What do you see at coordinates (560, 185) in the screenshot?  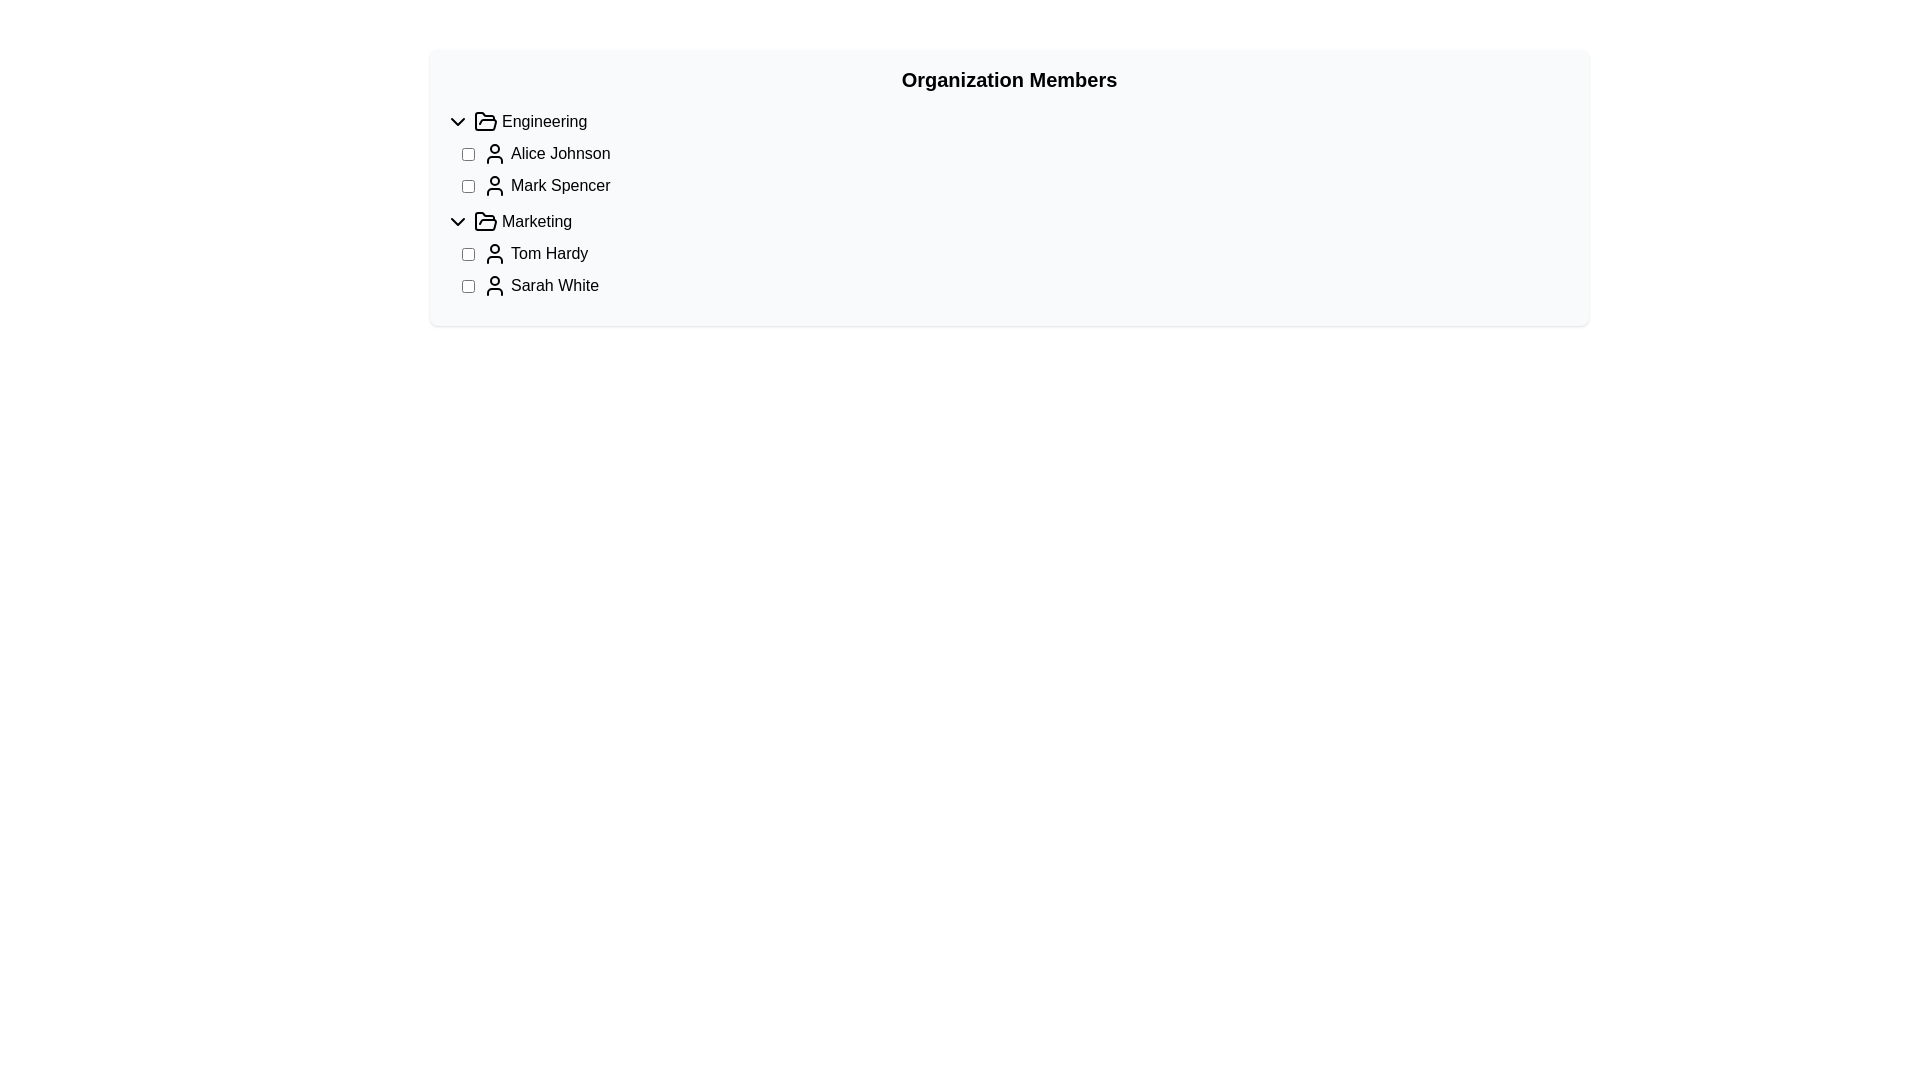 I see `the text label displaying the name 'Mark Spencer', which is positioned adjacent to a profile icon and is part of a user-related information row` at bounding box center [560, 185].